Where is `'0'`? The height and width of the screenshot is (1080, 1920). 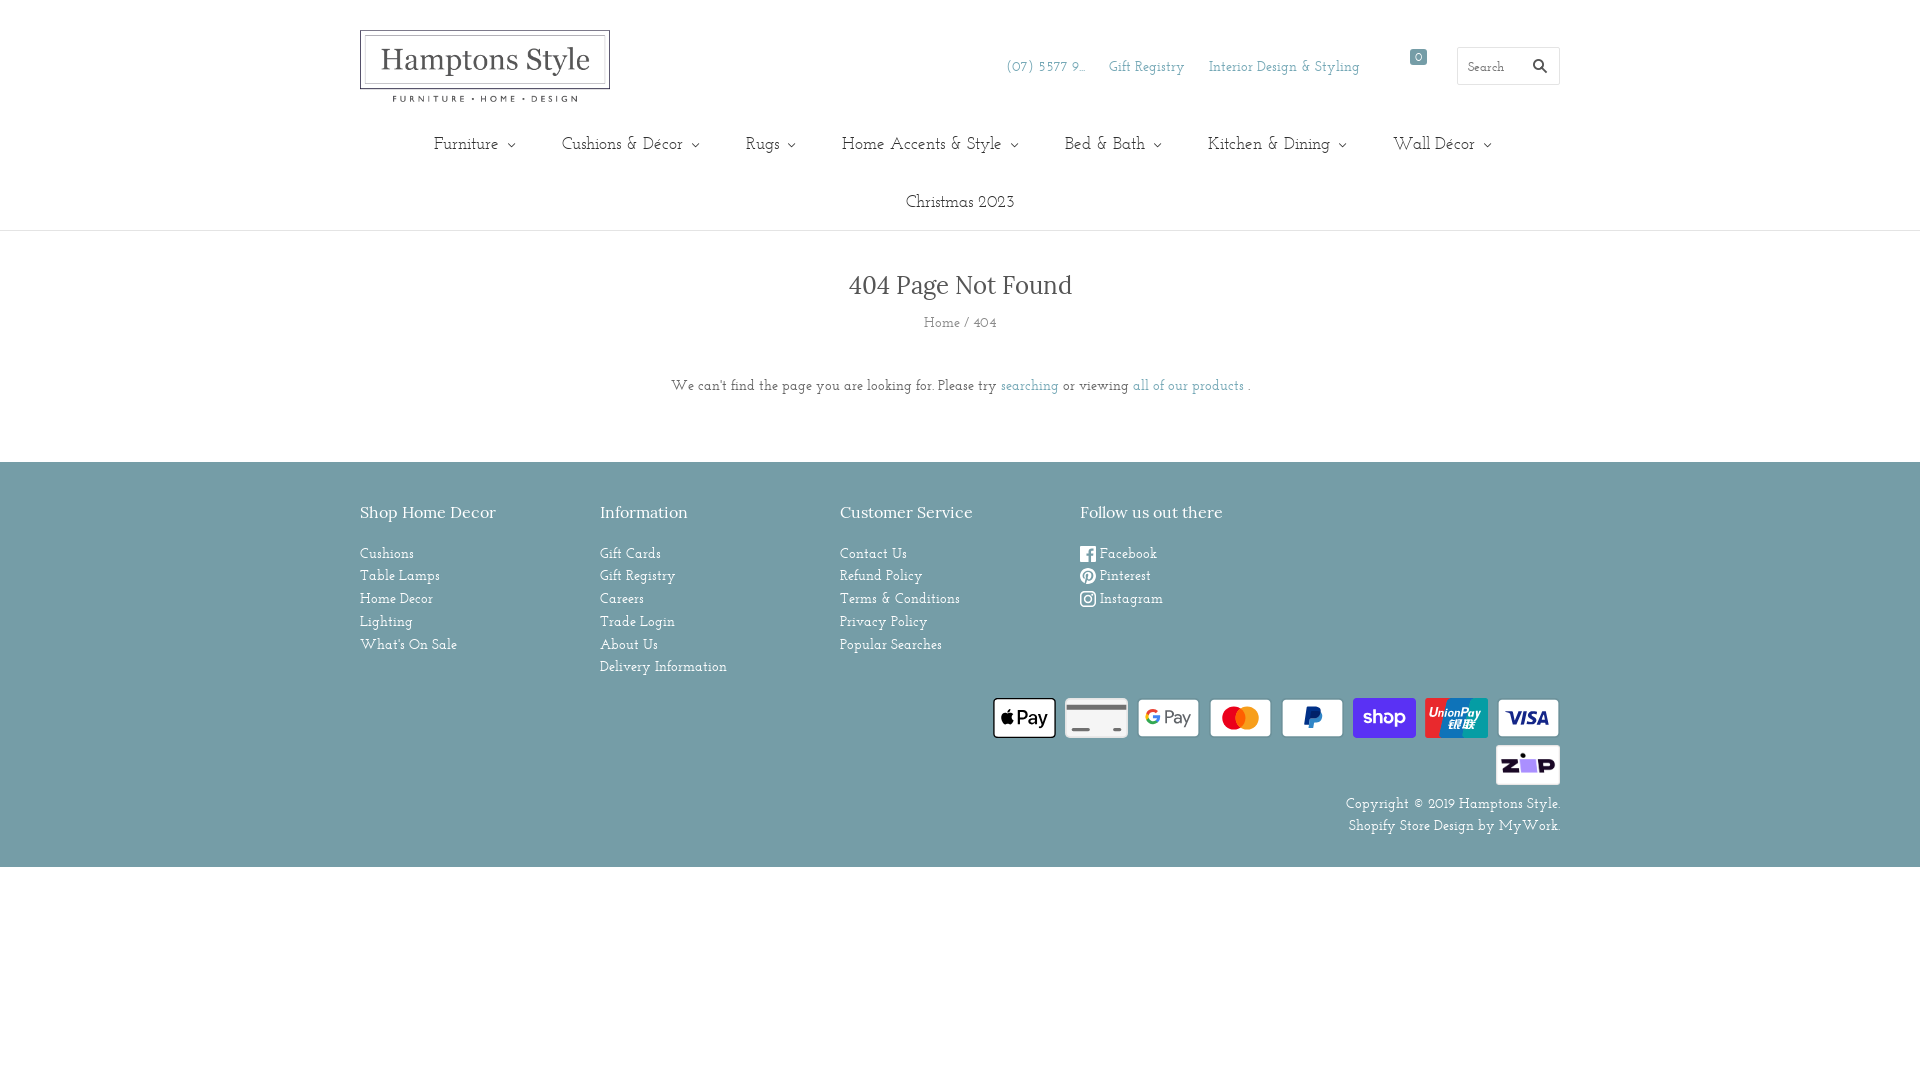
'0' is located at coordinates (1422, 65).